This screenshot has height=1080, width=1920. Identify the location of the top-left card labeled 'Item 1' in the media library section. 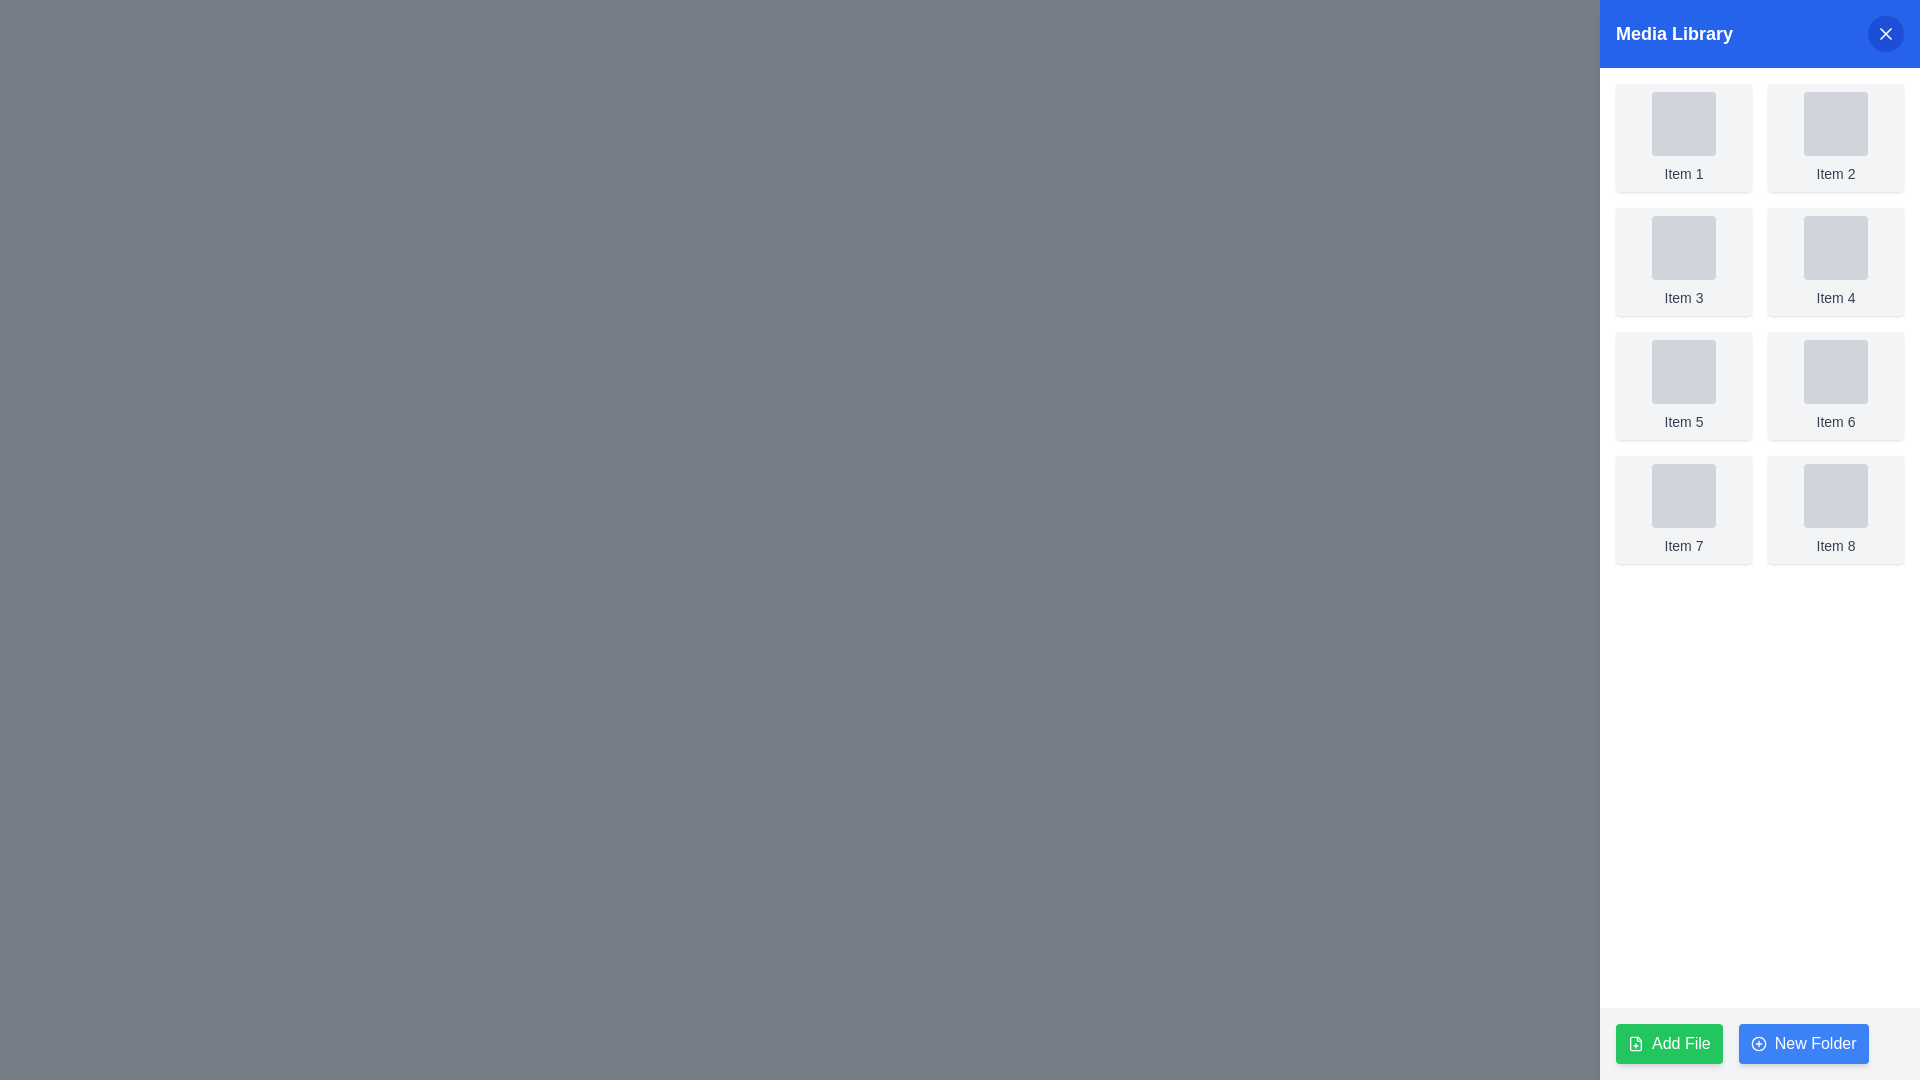
(1683, 137).